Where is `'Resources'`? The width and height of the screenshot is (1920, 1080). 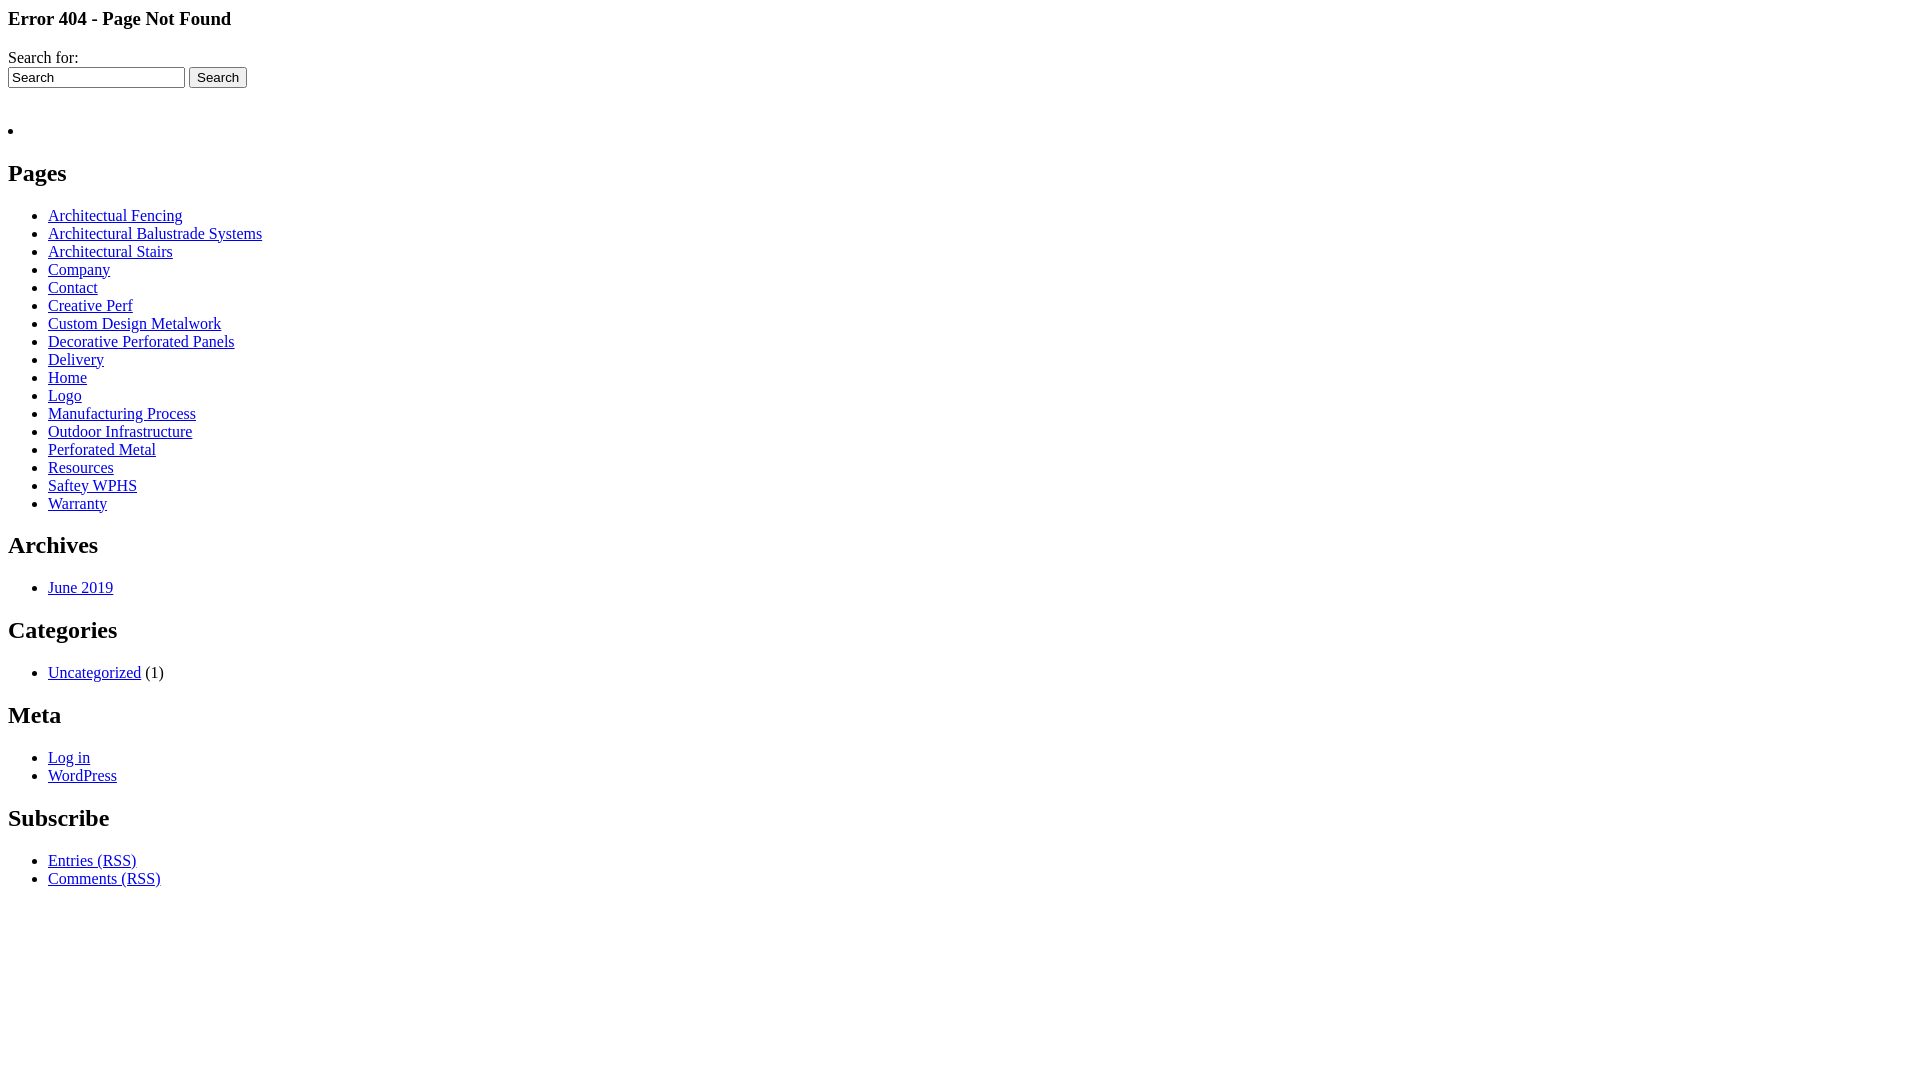 'Resources' is located at coordinates (80, 467).